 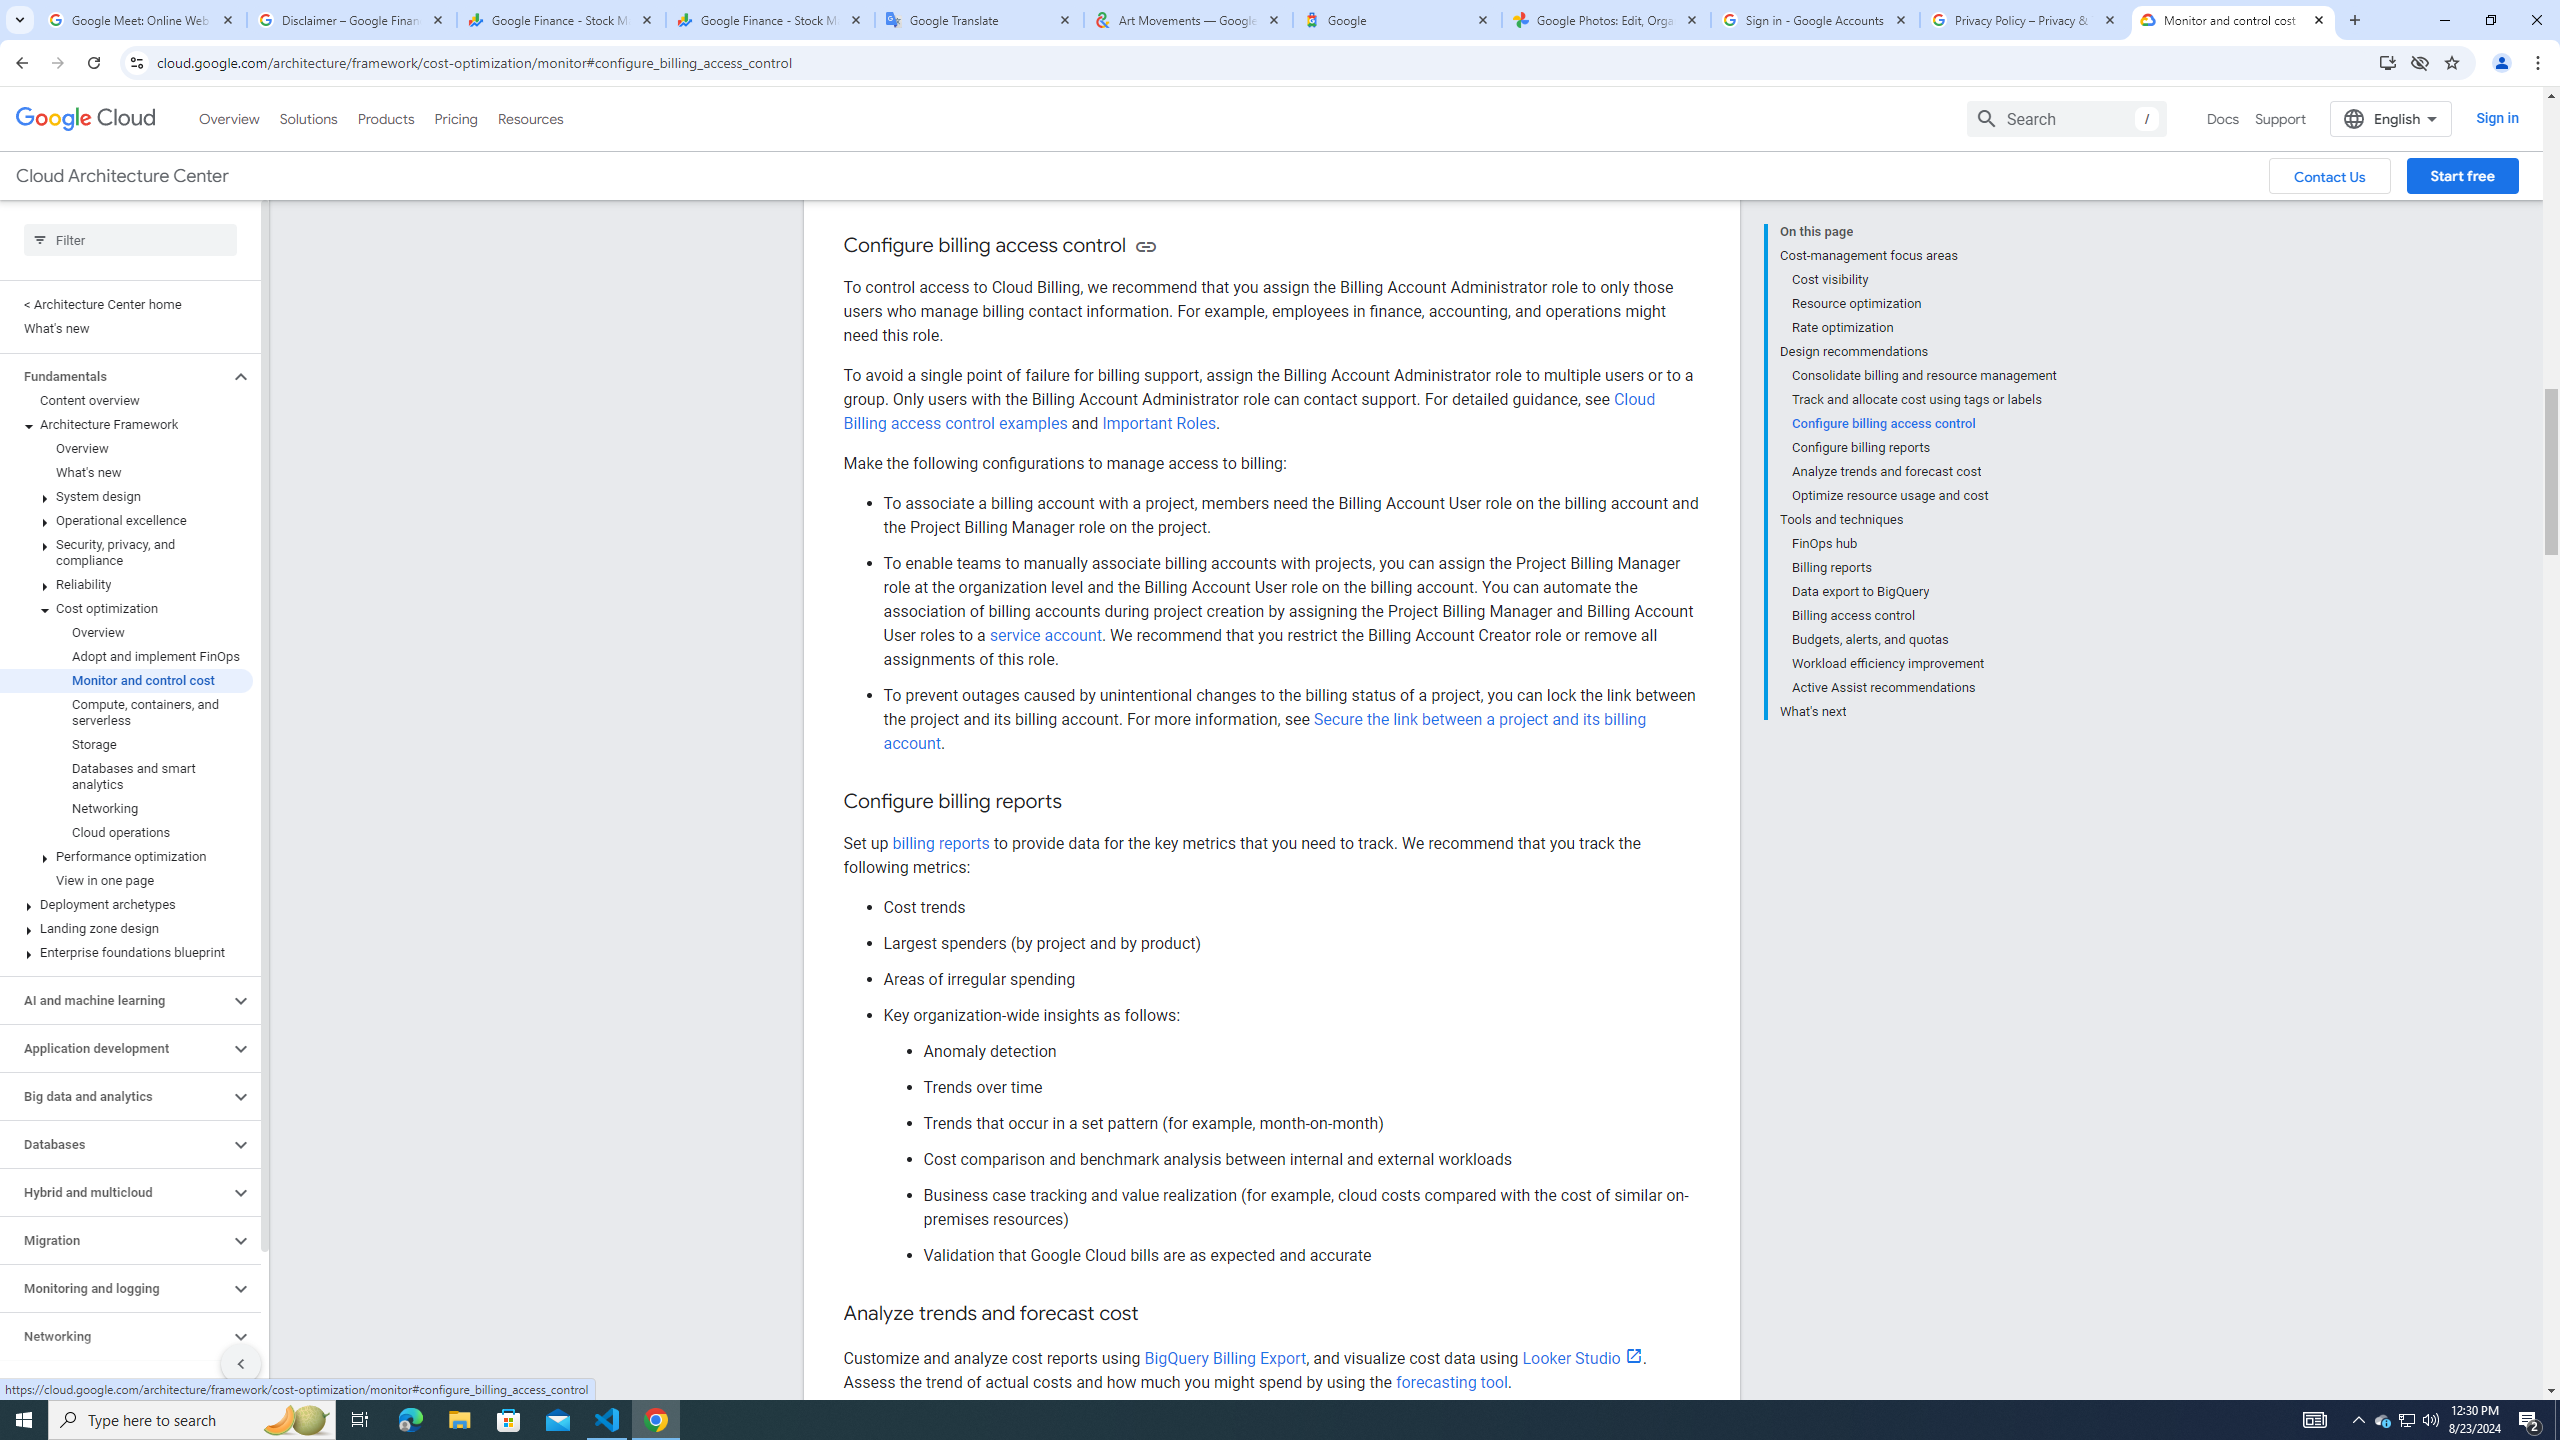 What do you see at coordinates (126, 744) in the screenshot?
I see `'Storage'` at bounding box center [126, 744].